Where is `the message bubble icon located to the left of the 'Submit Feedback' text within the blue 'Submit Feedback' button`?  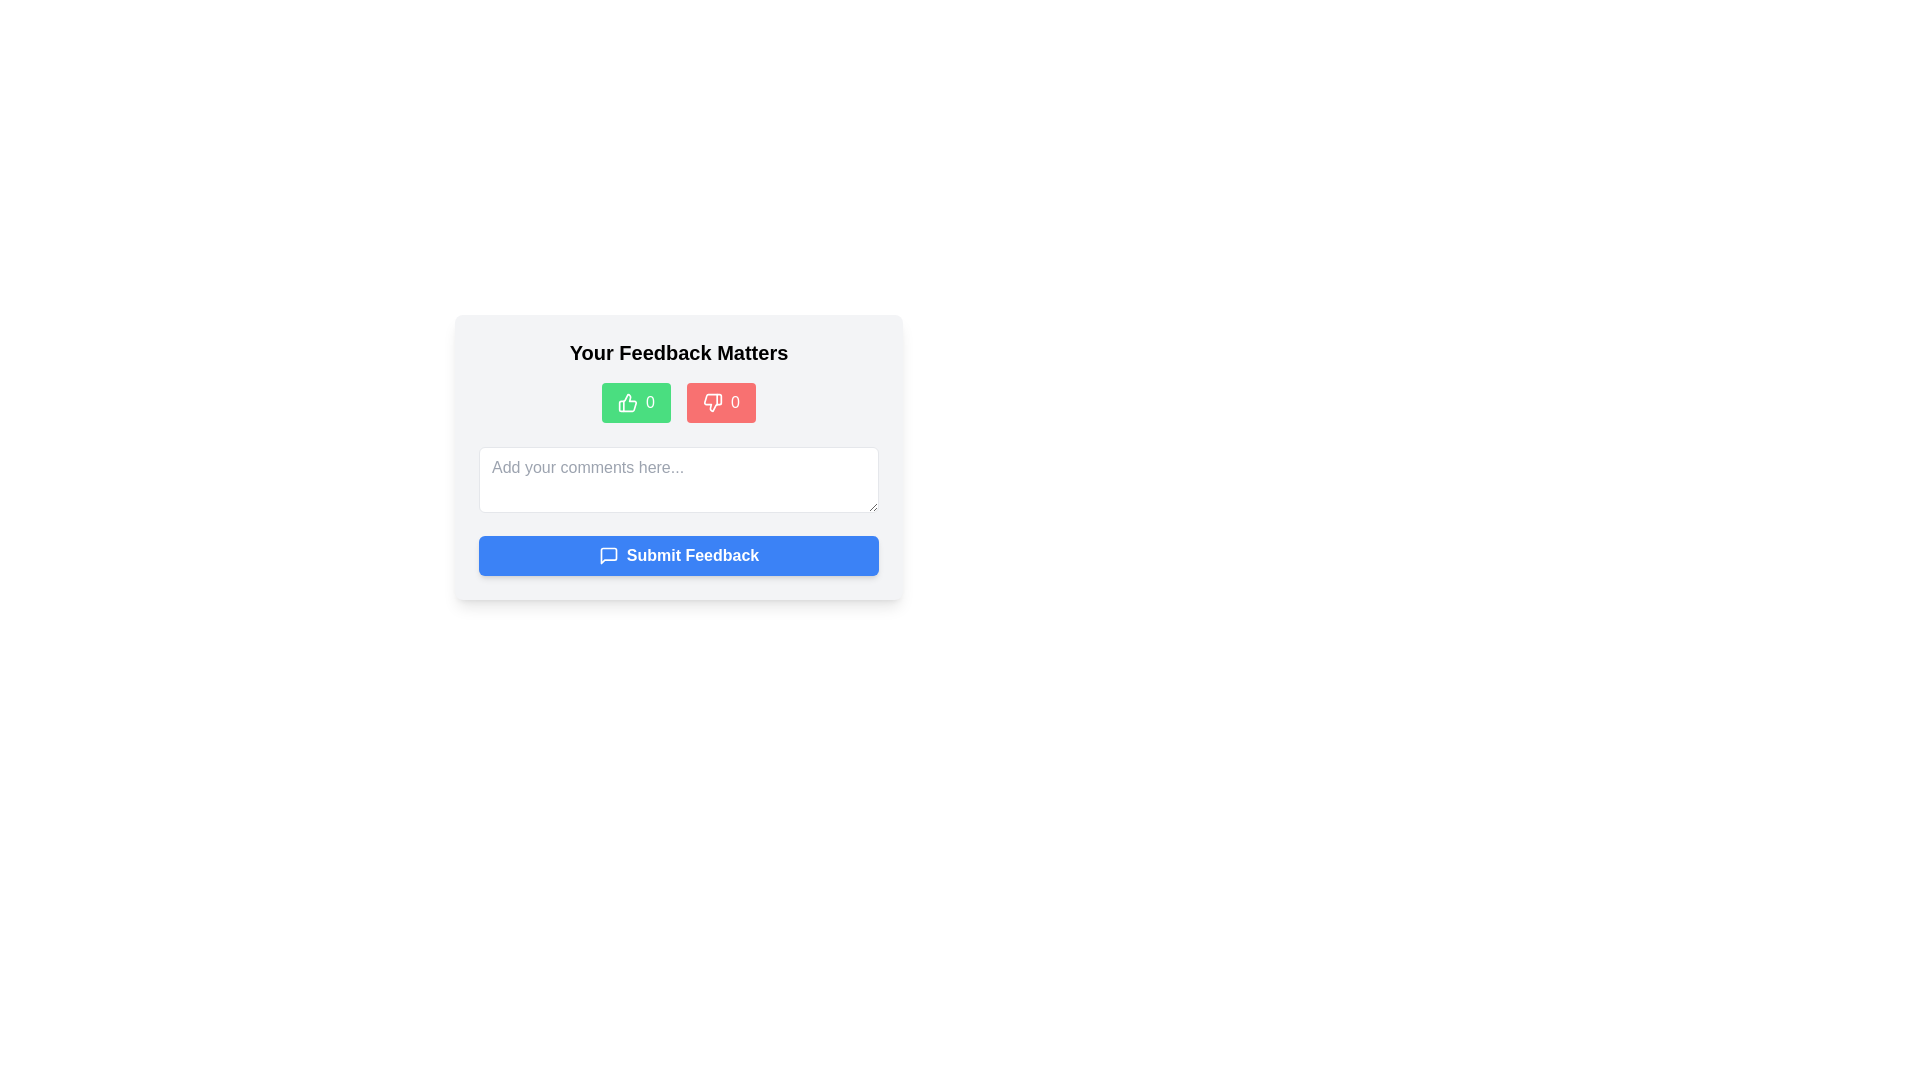
the message bubble icon located to the left of the 'Submit Feedback' text within the blue 'Submit Feedback' button is located at coordinates (607, 555).